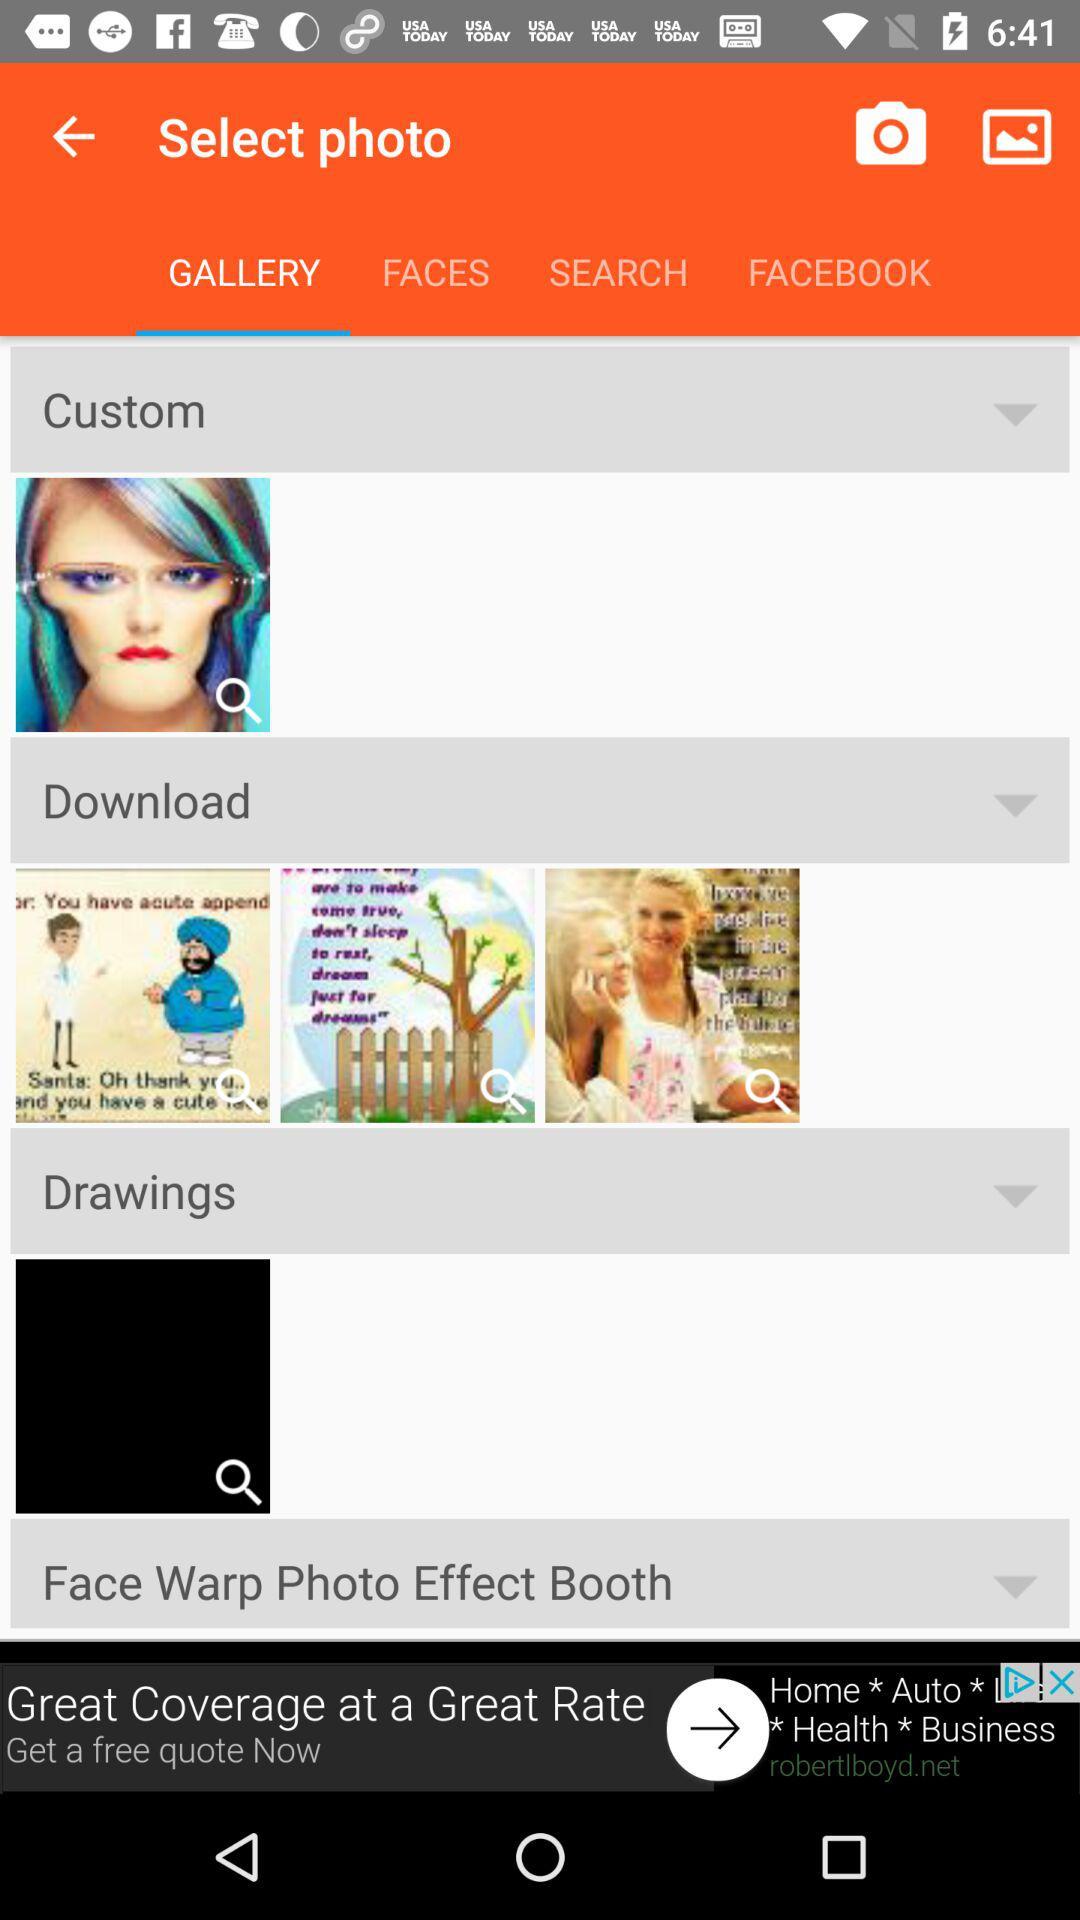 This screenshot has width=1080, height=1920. Describe the element at coordinates (540, 1727) in the screenshot. I see `advertisement` at that location.